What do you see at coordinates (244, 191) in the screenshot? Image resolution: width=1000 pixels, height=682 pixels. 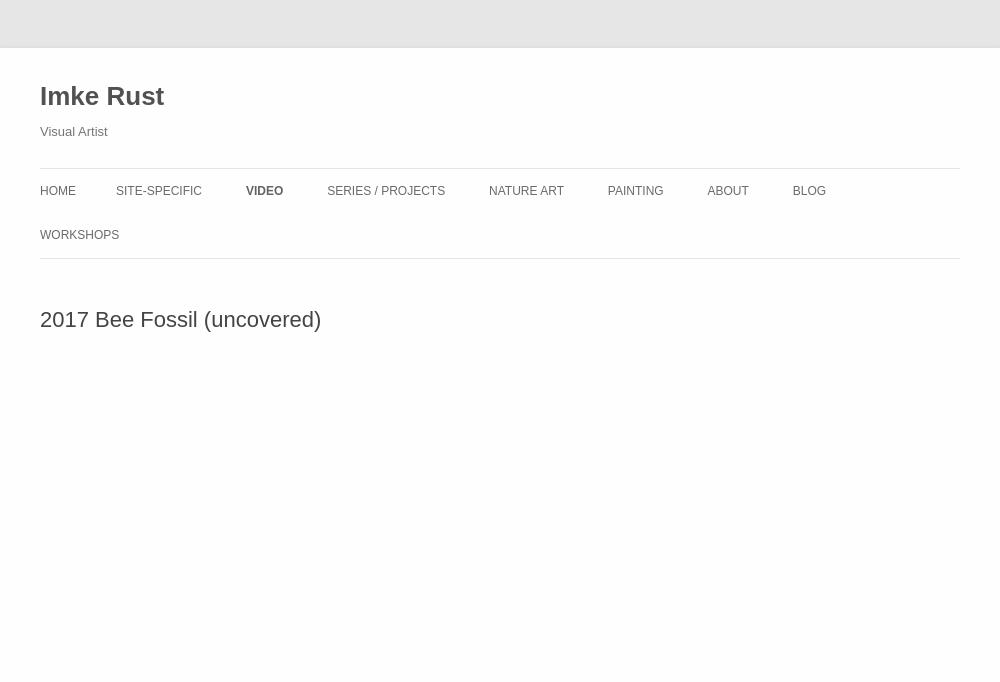 I see `'Video'` at bounding box center [244, 191].